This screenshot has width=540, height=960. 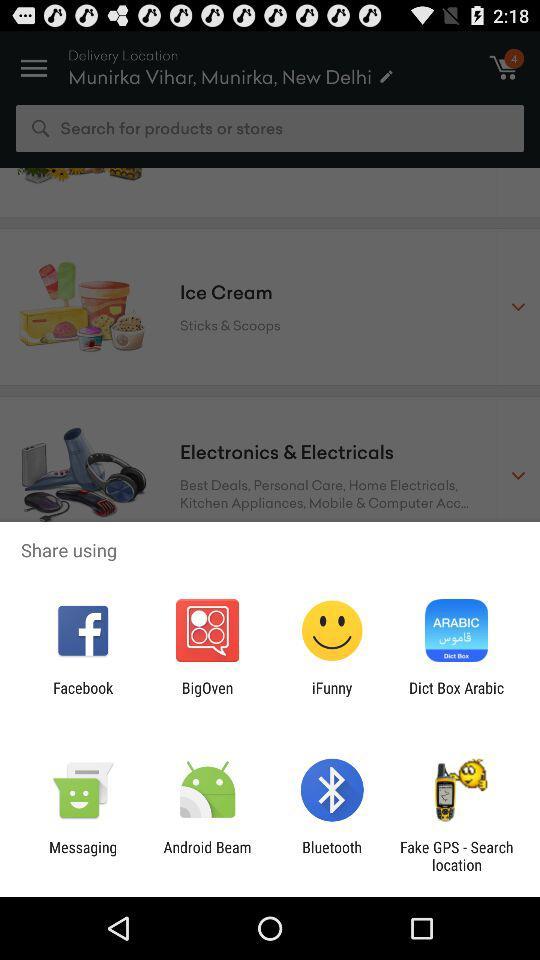 What do you see at coordinates (456, 696) in the screenshot?
I see `app to the right of ifunny` at bounding box center [456, 696].